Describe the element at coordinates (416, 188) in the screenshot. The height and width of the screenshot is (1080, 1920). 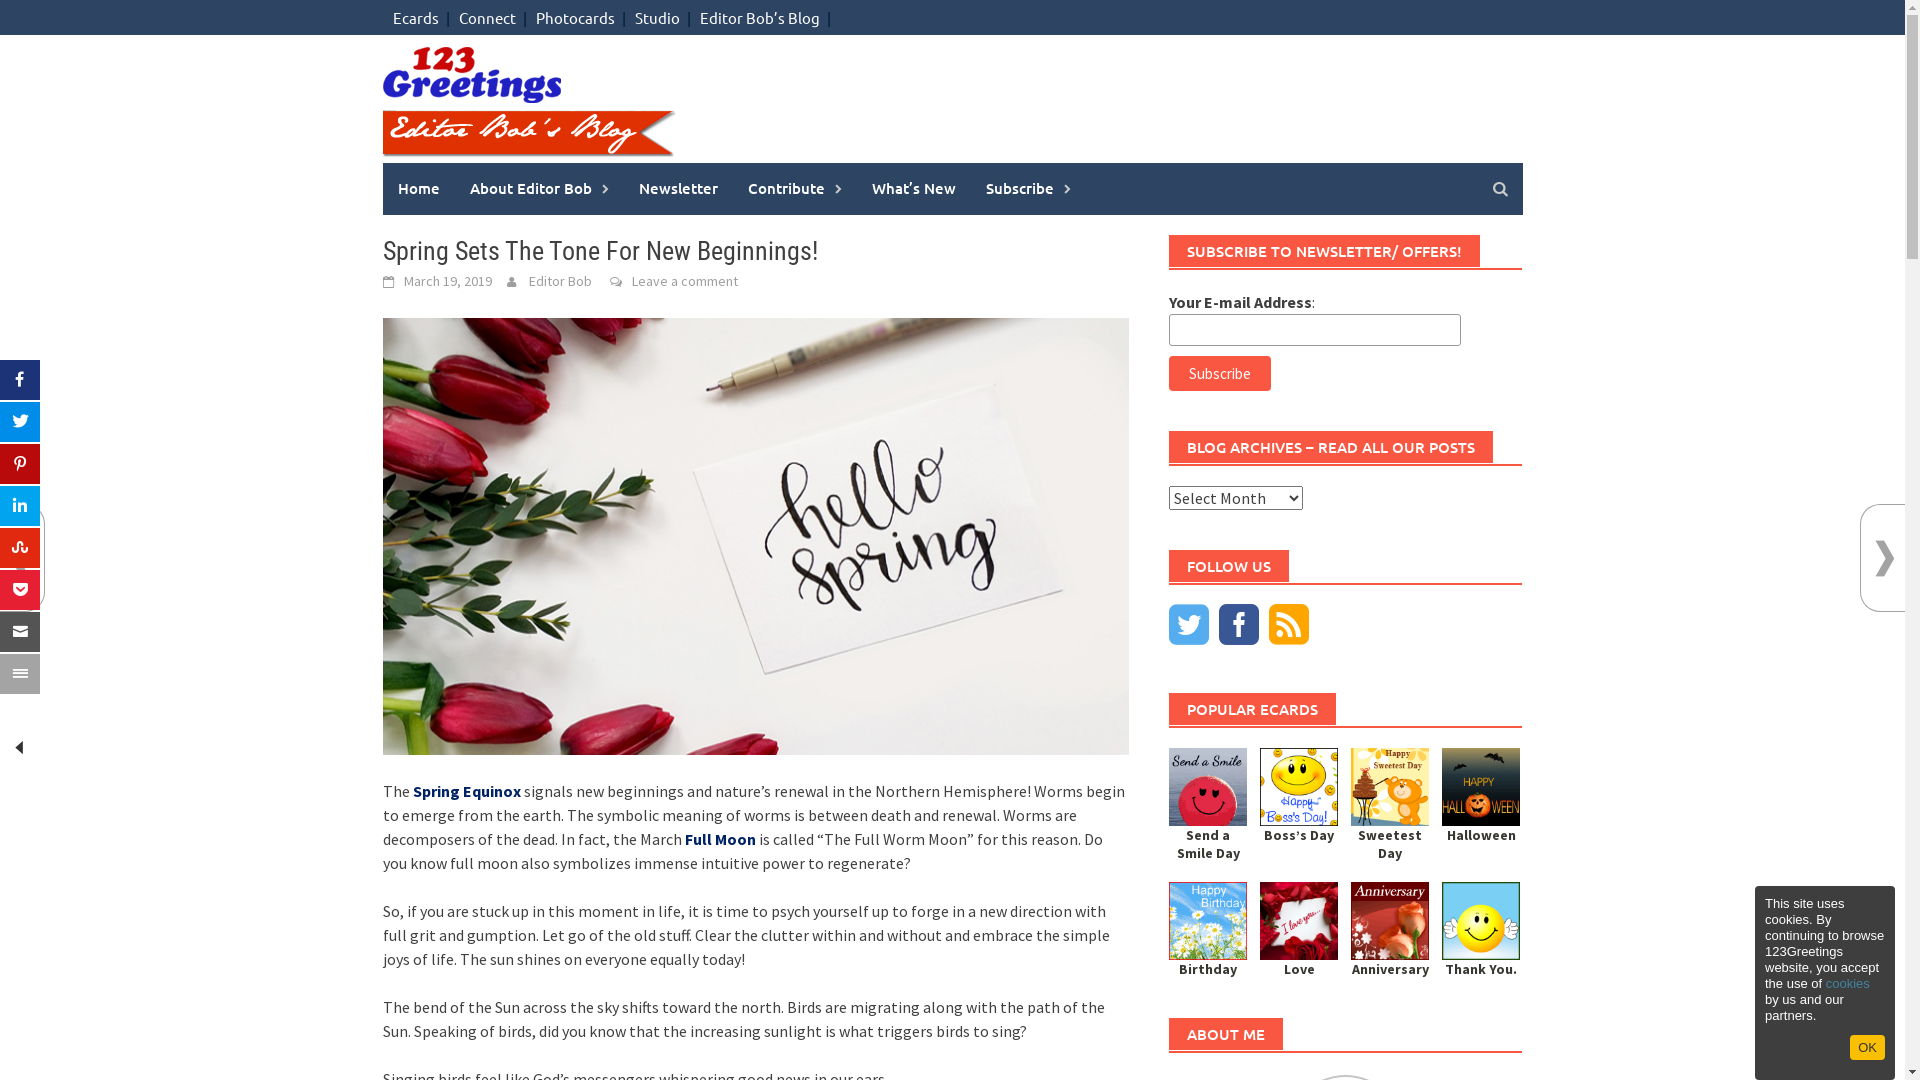
I see `'Home'` at that location.